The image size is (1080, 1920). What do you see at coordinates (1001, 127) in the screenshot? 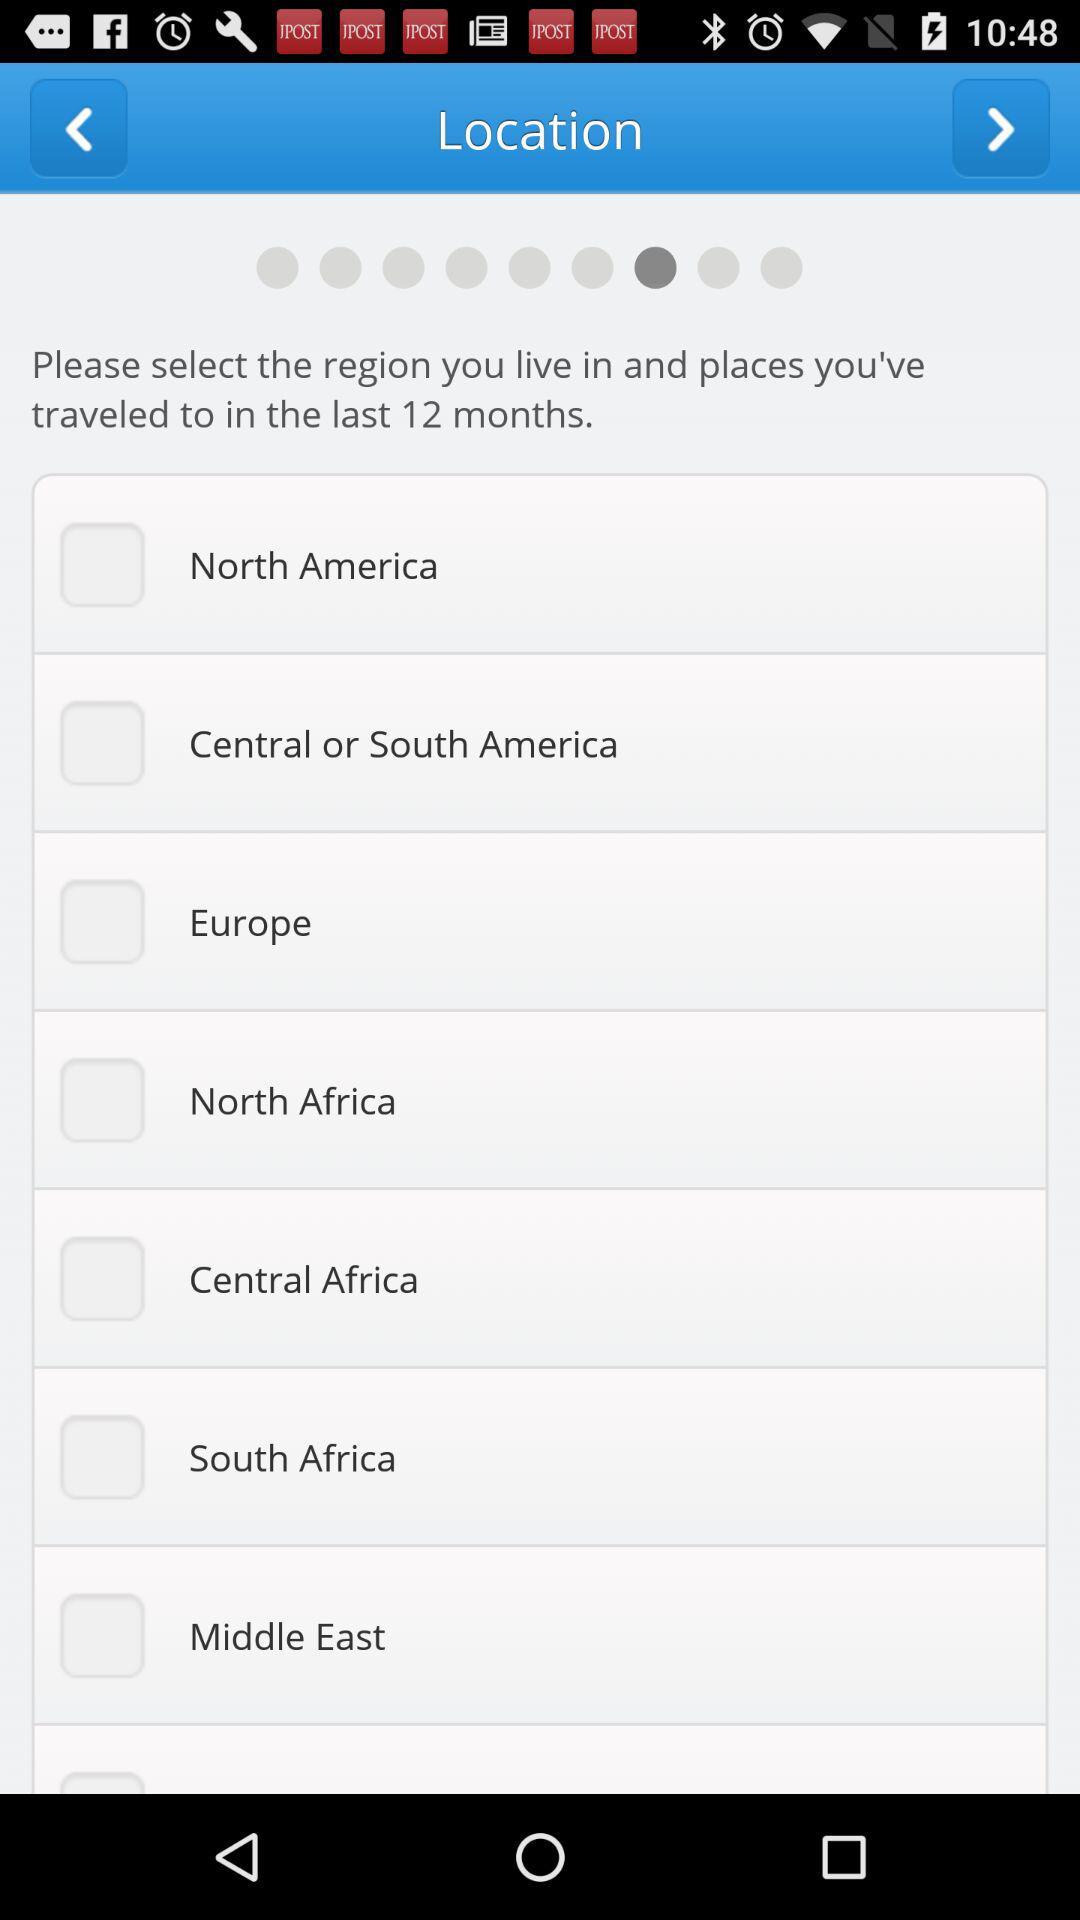
I see `go forward` at bounding box center [1001, 127].